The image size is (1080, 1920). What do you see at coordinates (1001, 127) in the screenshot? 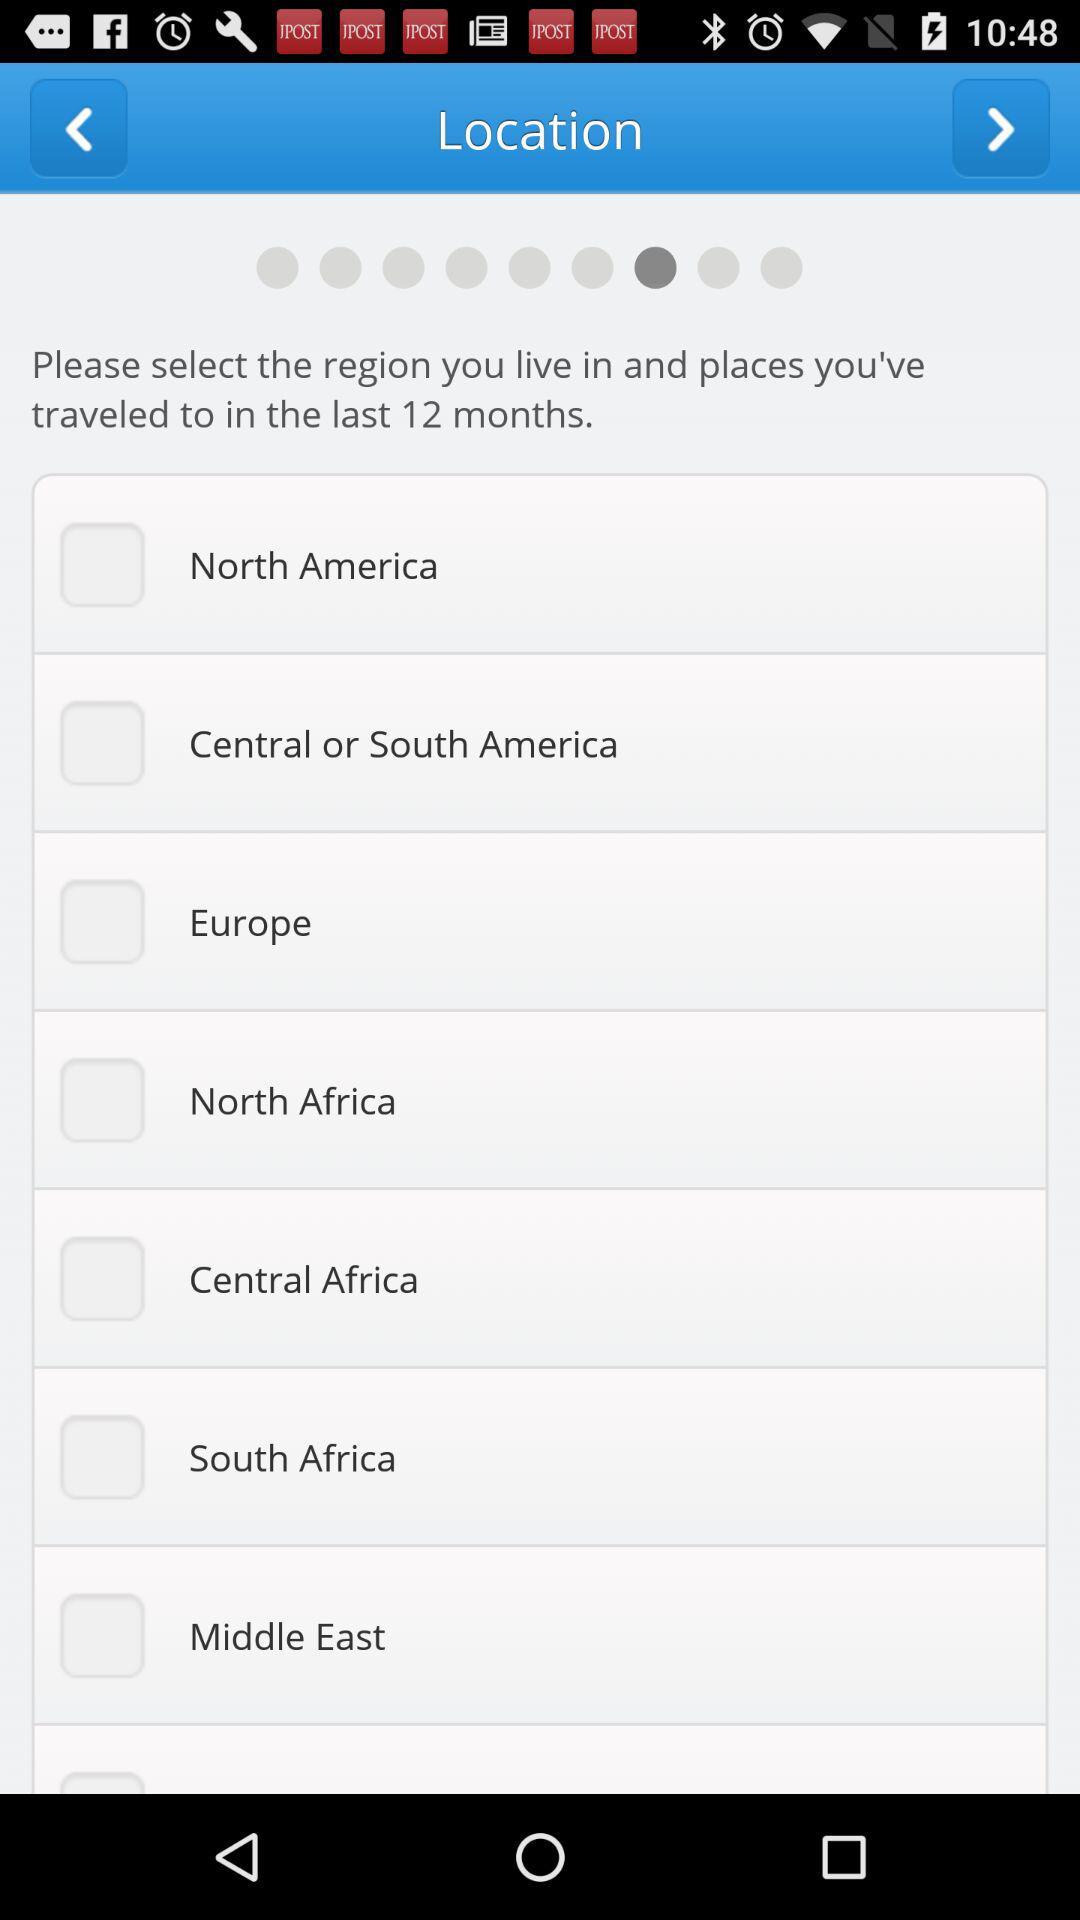
I see `go forward` at bounding box center [1001, 127].